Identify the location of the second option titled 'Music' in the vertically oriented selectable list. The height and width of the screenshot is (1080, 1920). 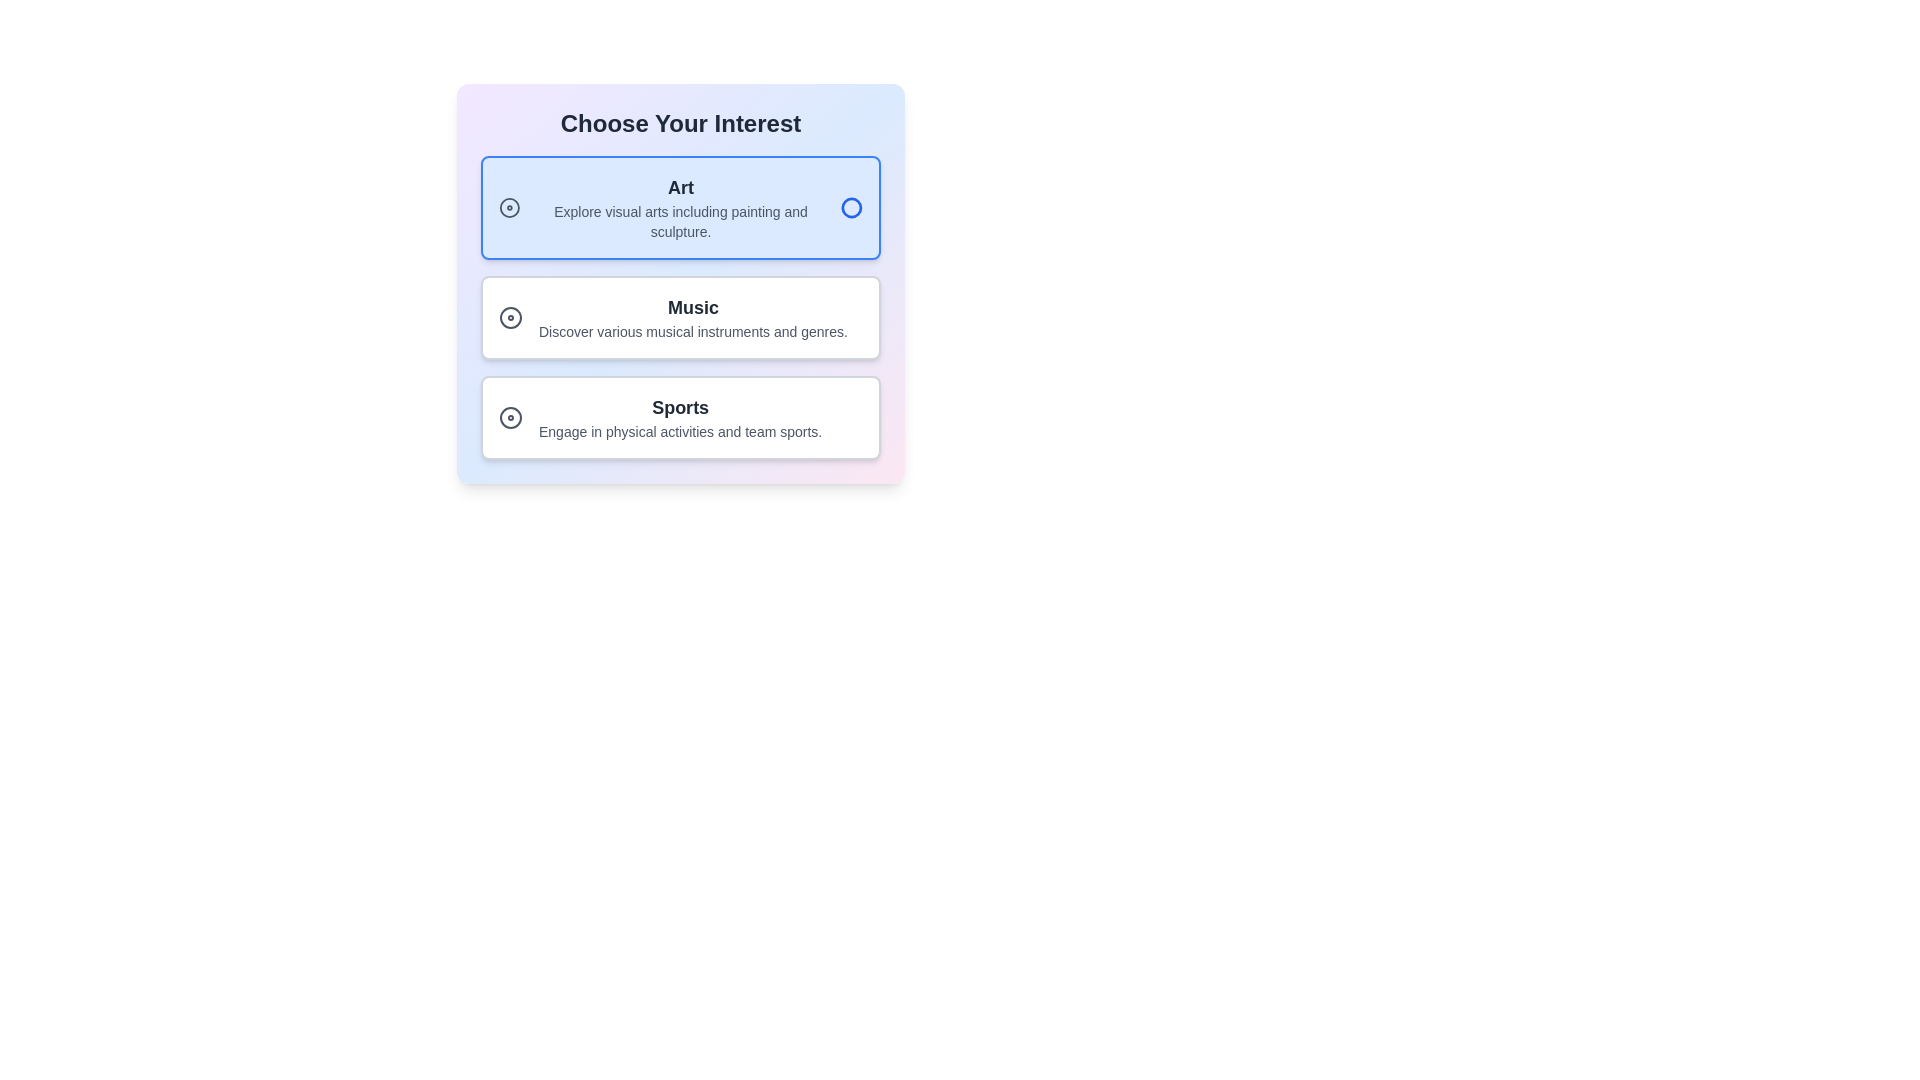
(681, 284).